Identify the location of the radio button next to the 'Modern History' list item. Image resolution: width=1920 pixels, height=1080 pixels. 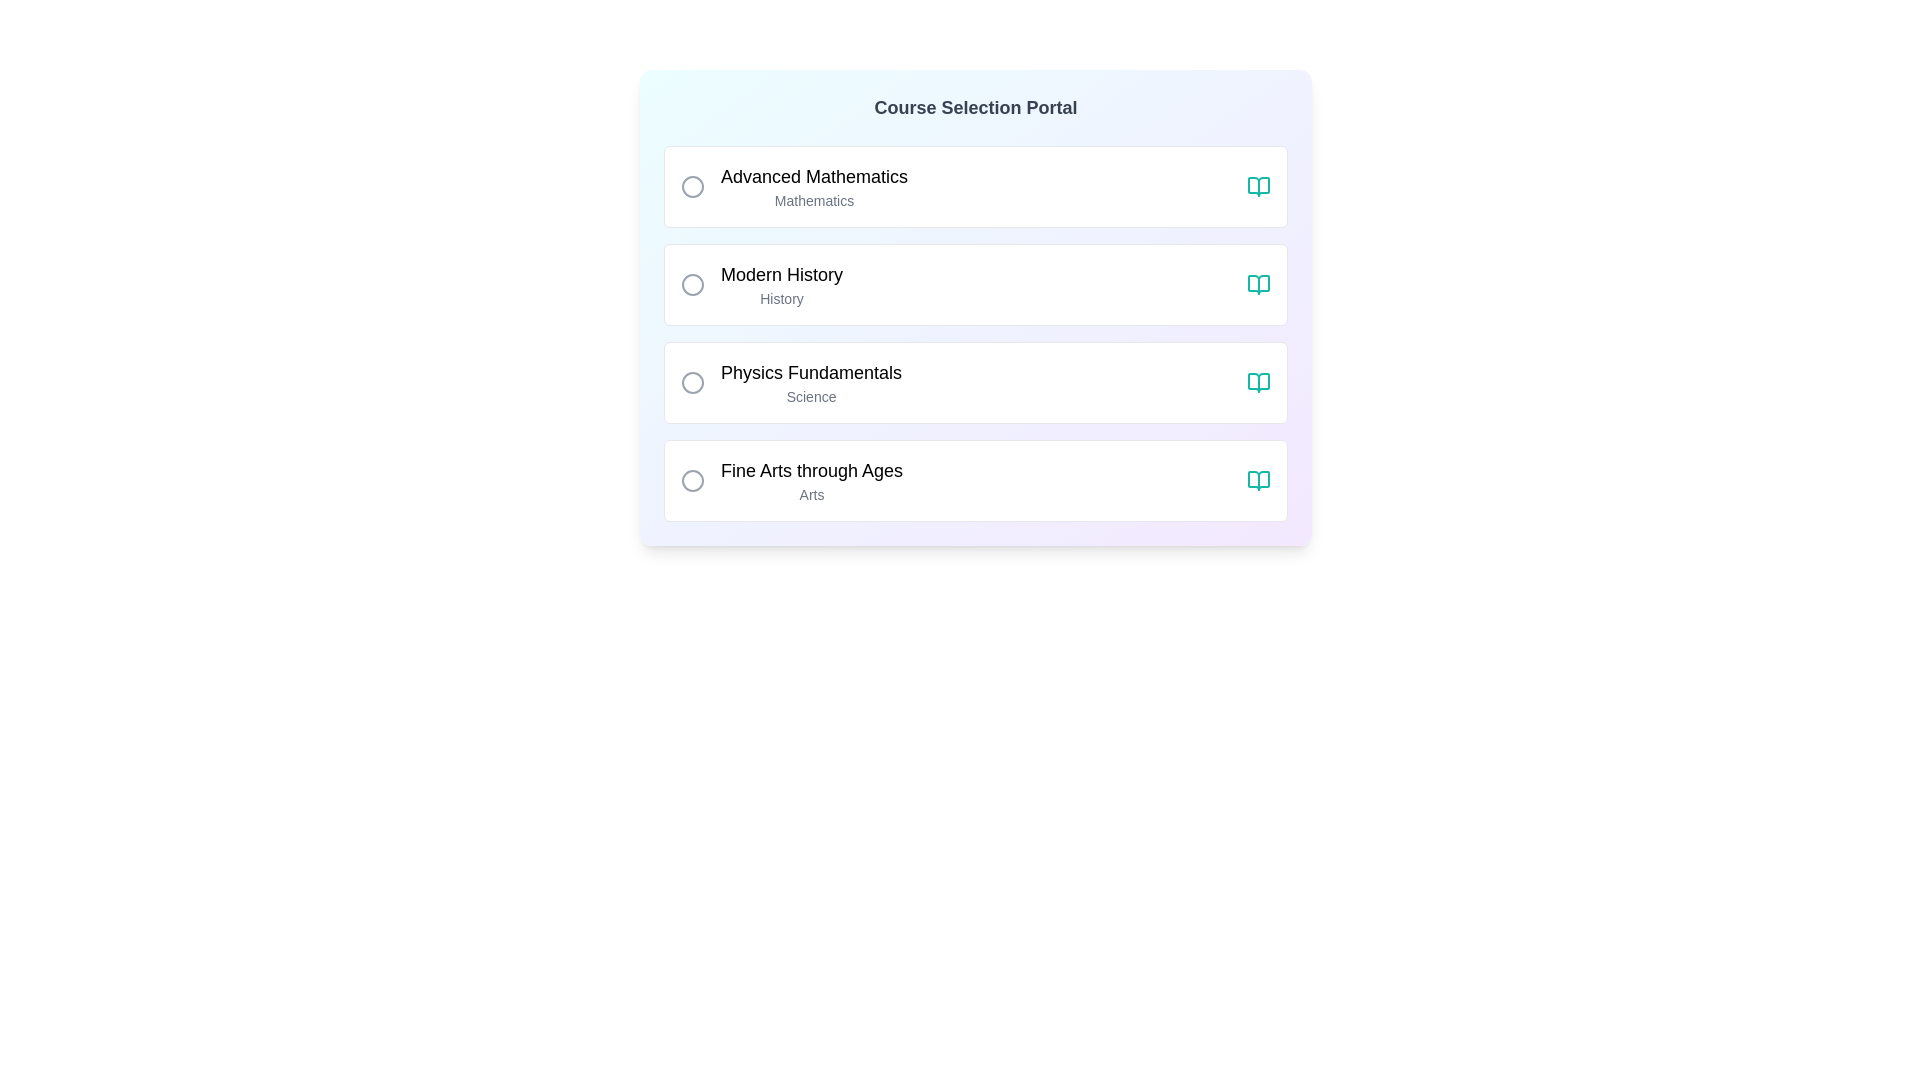
(761, 285).